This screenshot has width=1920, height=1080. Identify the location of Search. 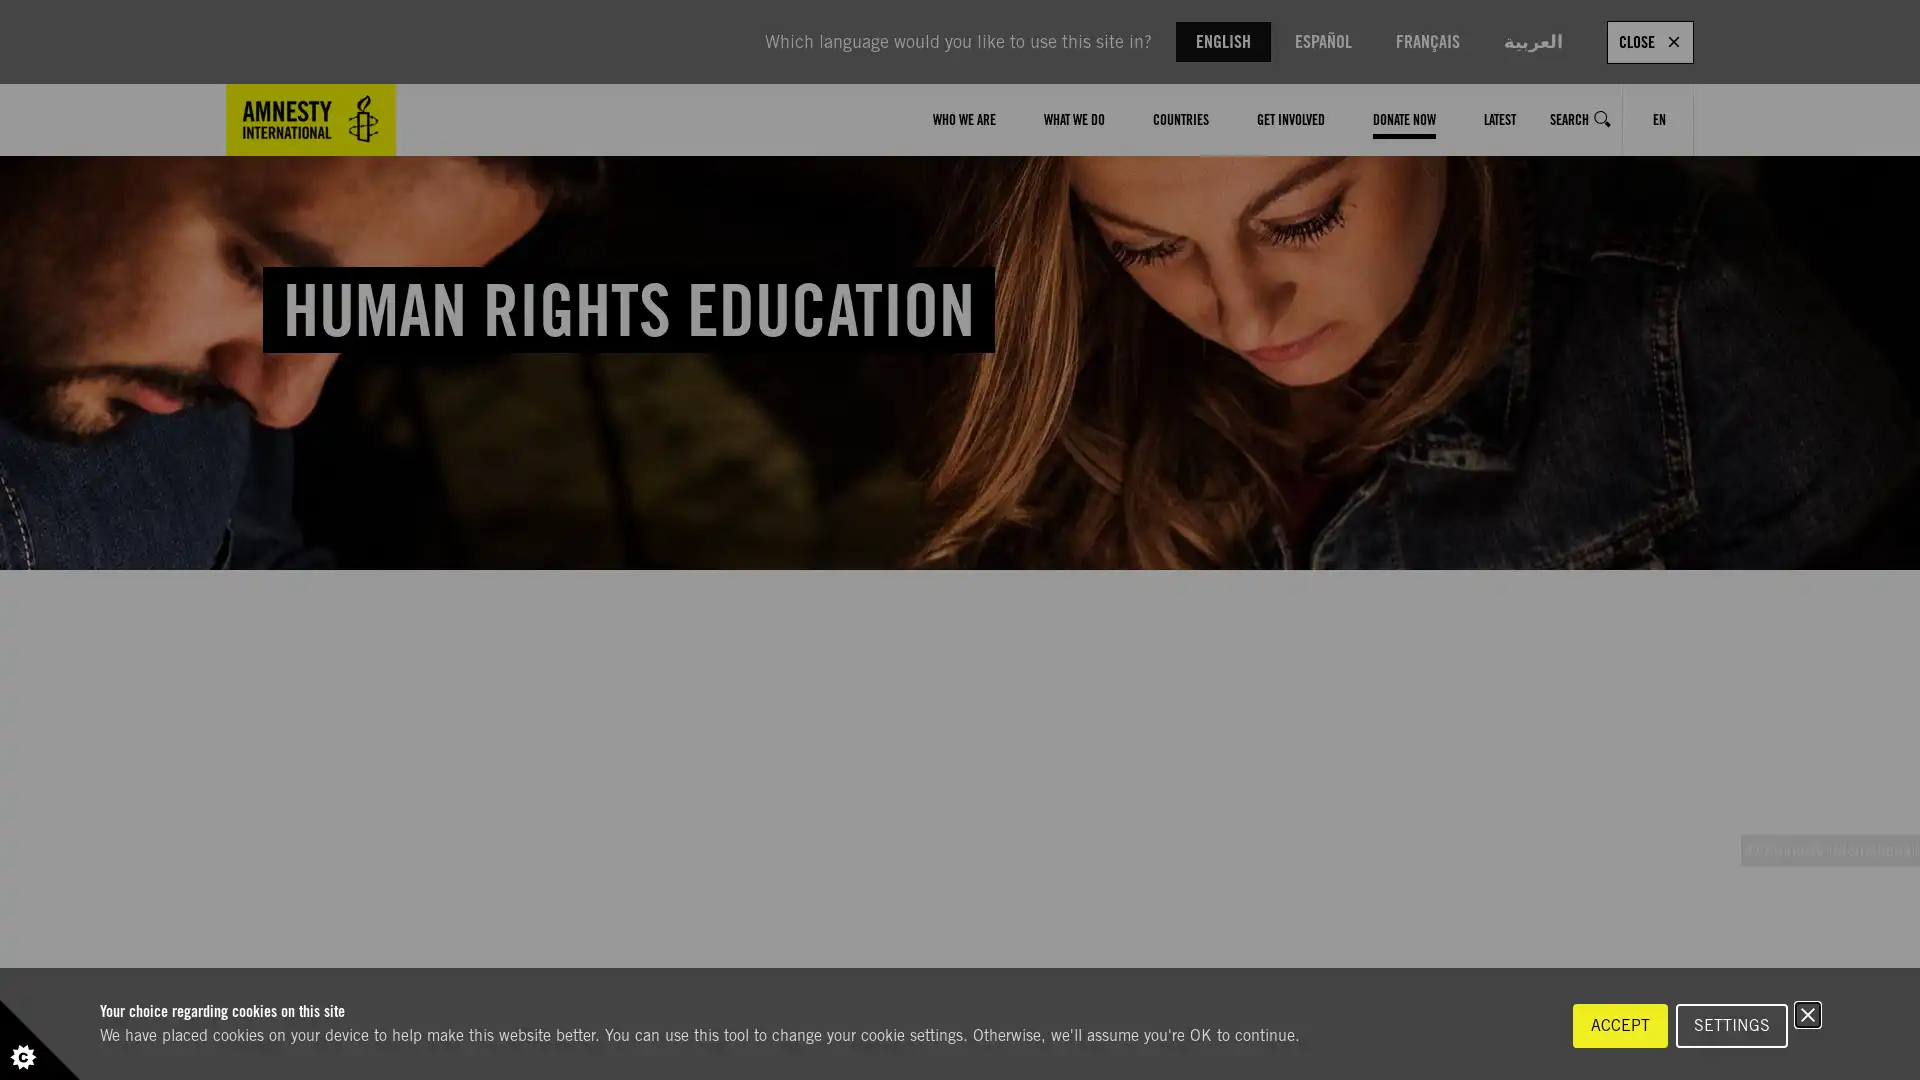
(1579, 119).